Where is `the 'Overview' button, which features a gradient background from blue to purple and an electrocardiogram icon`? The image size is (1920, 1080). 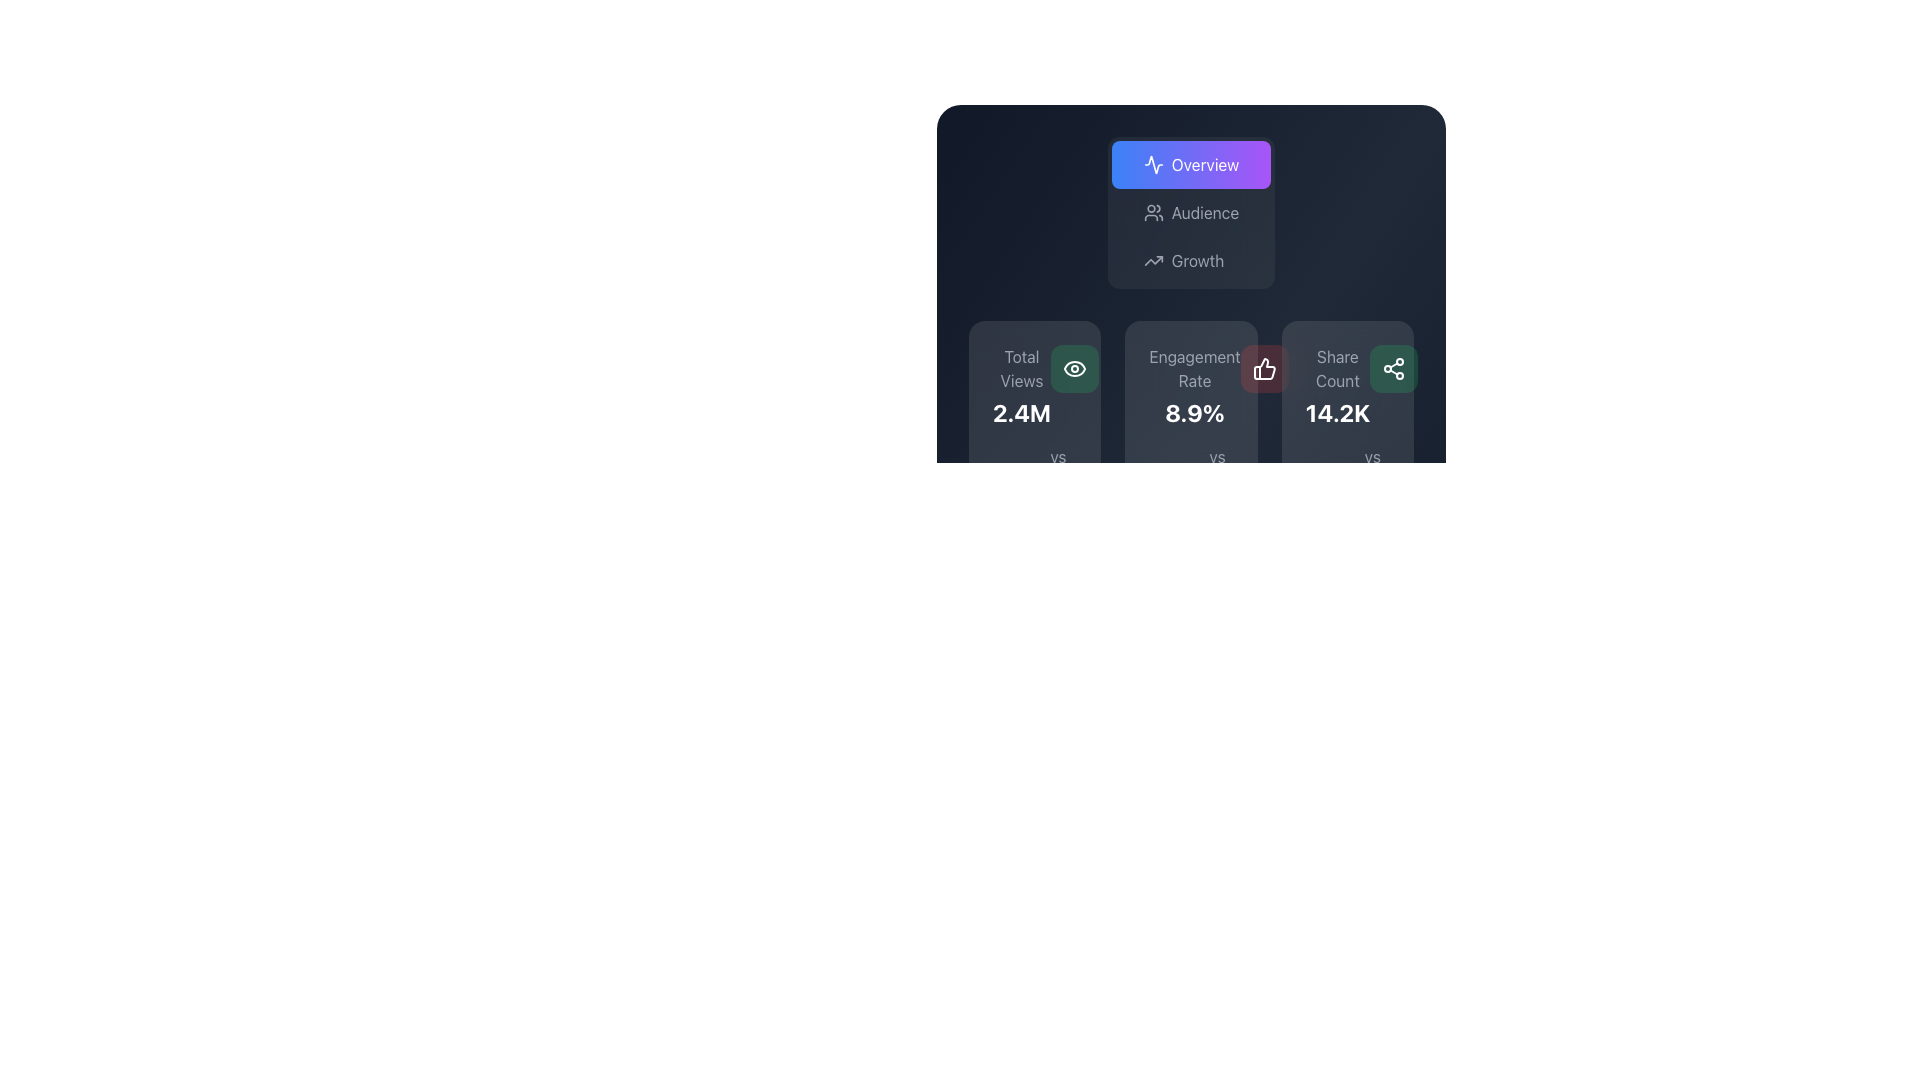 the 'Overview' button, which features a gradient background from blue to purple and an electrocardiogram icon is located at coordinates (1191, 164).